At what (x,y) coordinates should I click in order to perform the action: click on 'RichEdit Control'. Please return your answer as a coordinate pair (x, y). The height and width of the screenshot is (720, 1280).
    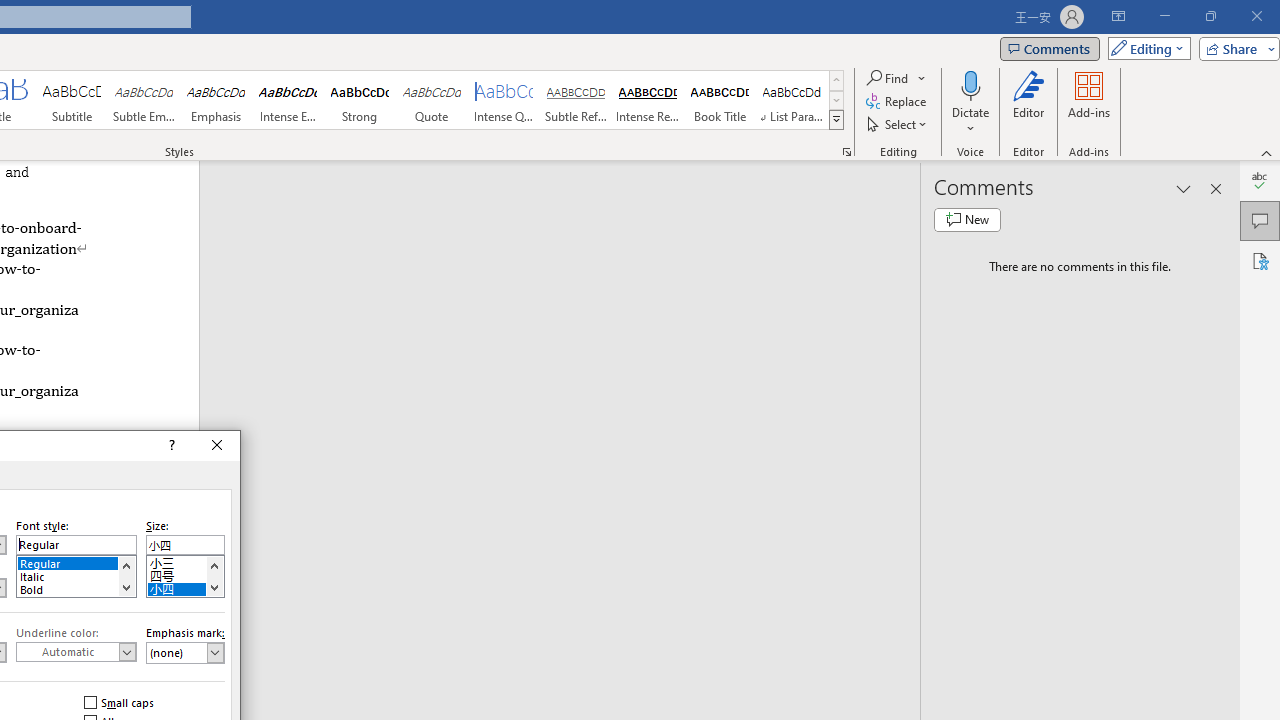
    Looking at the image, I should click on (185, 545).